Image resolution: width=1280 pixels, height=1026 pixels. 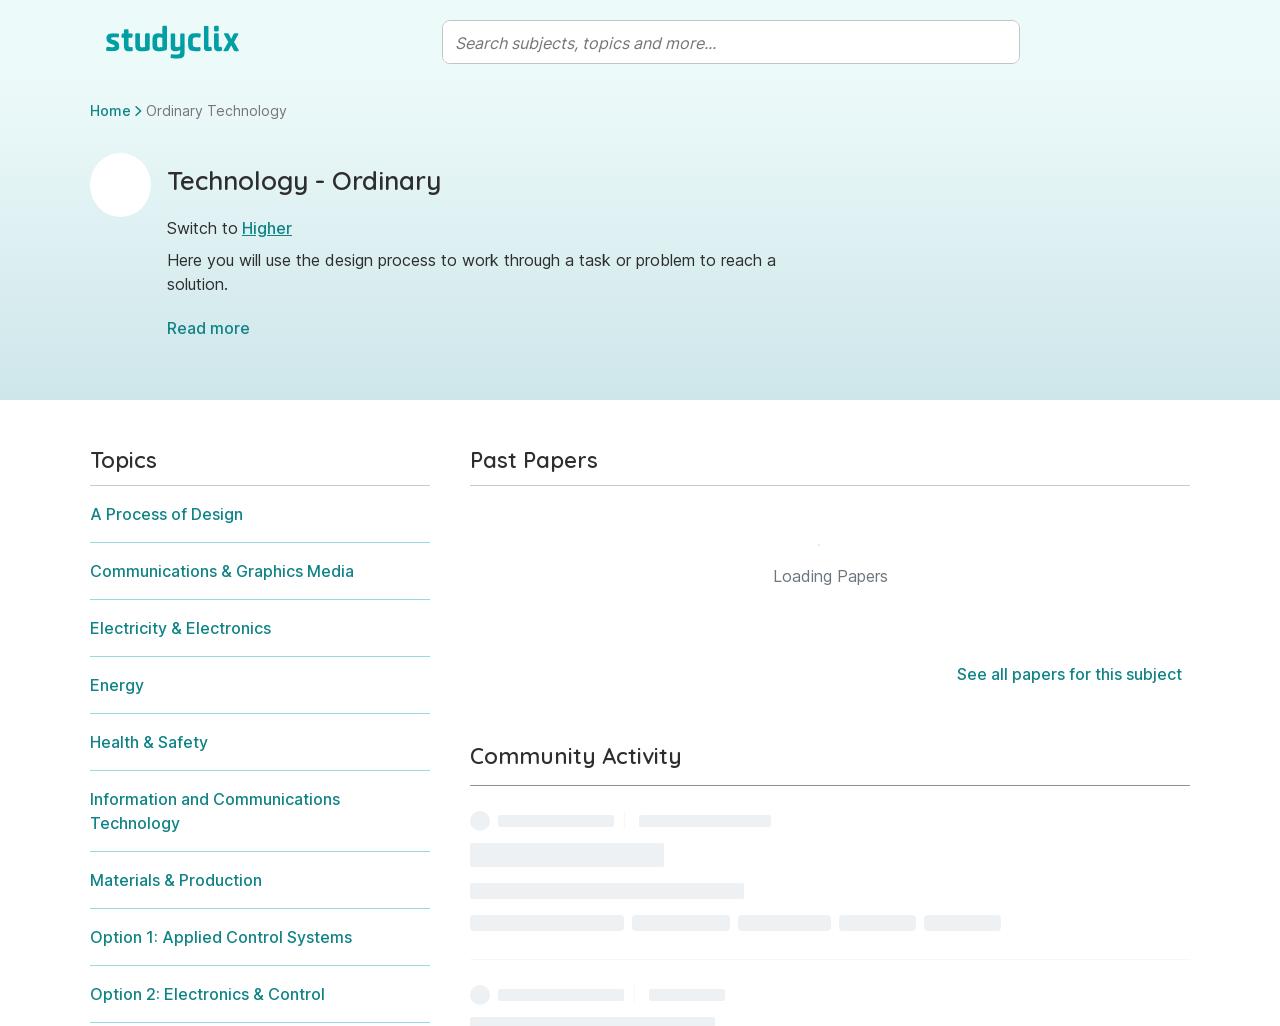 What do you see at coordinates (88, 318) in the screenshot?
I see `'Sample Project Folder'` at bounding box center [88, 318].